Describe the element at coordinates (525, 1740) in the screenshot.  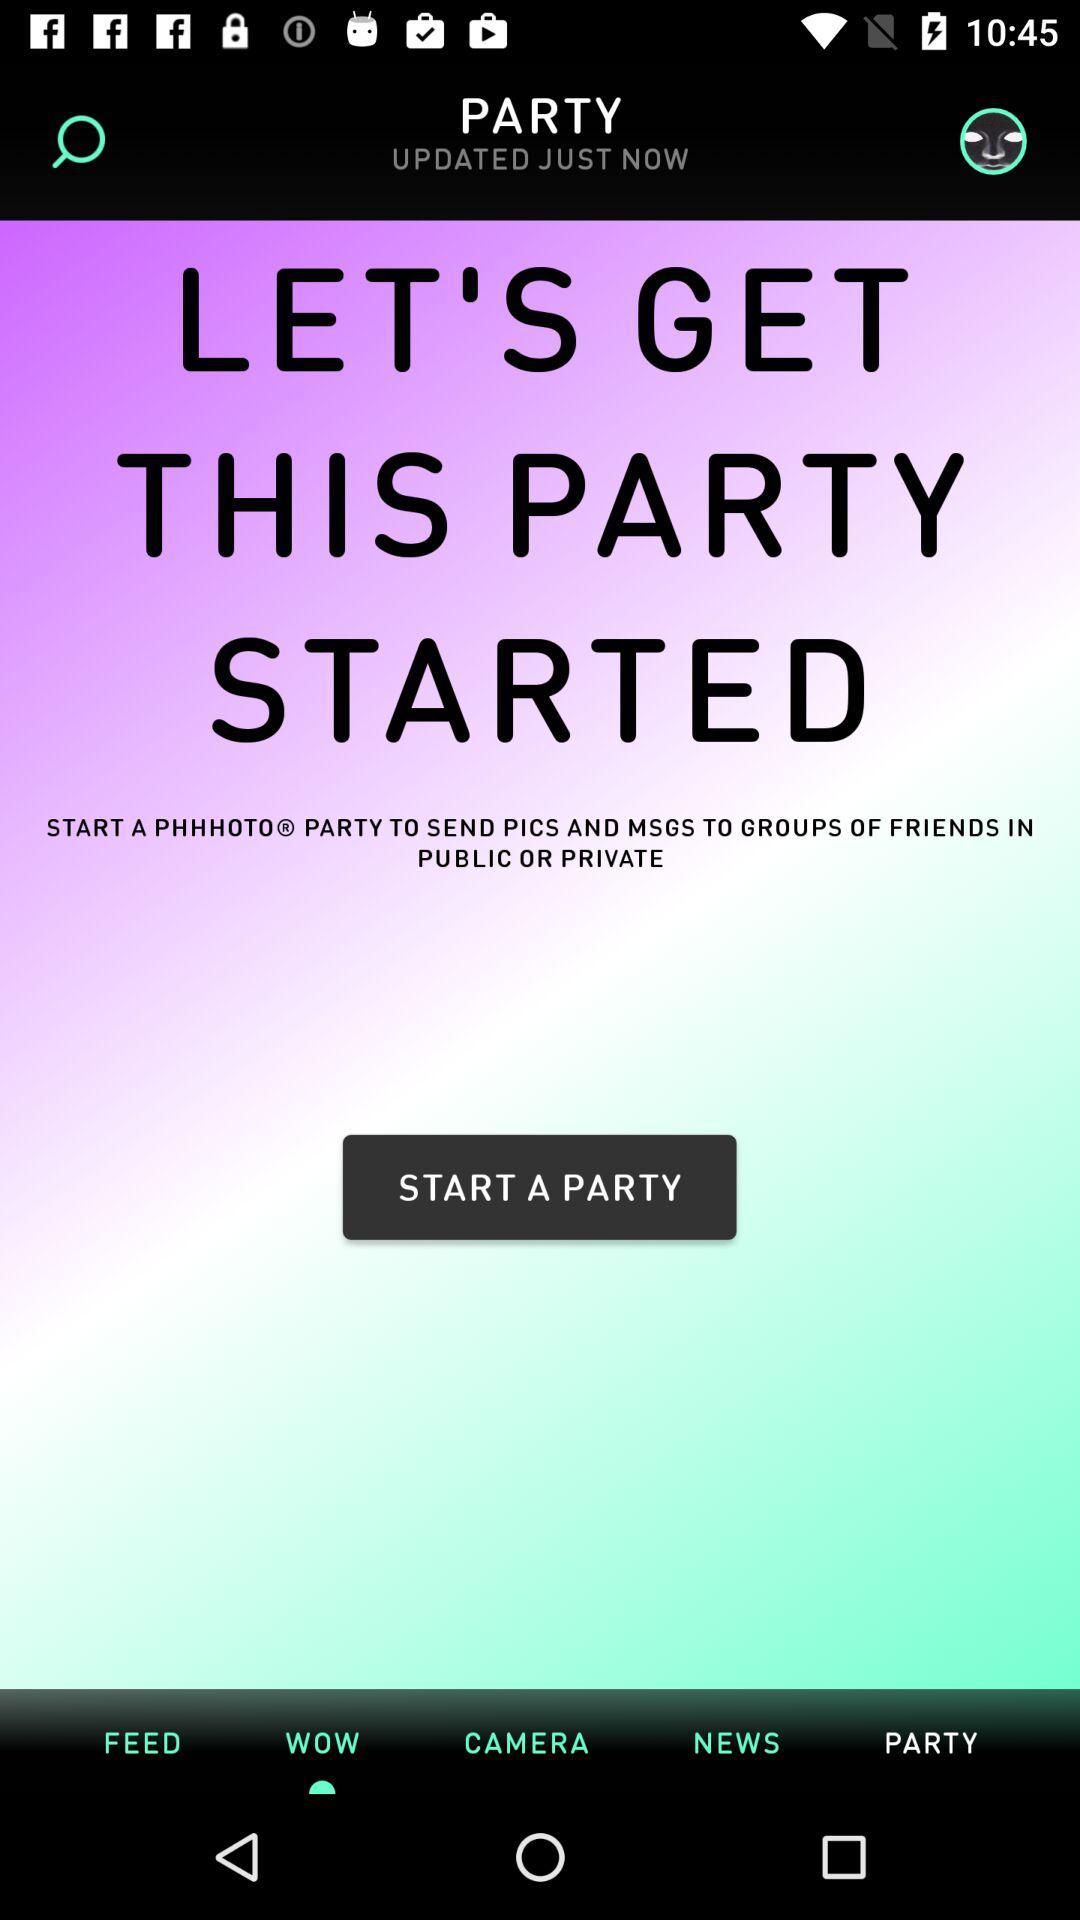
I see `the camera icon` at that location.